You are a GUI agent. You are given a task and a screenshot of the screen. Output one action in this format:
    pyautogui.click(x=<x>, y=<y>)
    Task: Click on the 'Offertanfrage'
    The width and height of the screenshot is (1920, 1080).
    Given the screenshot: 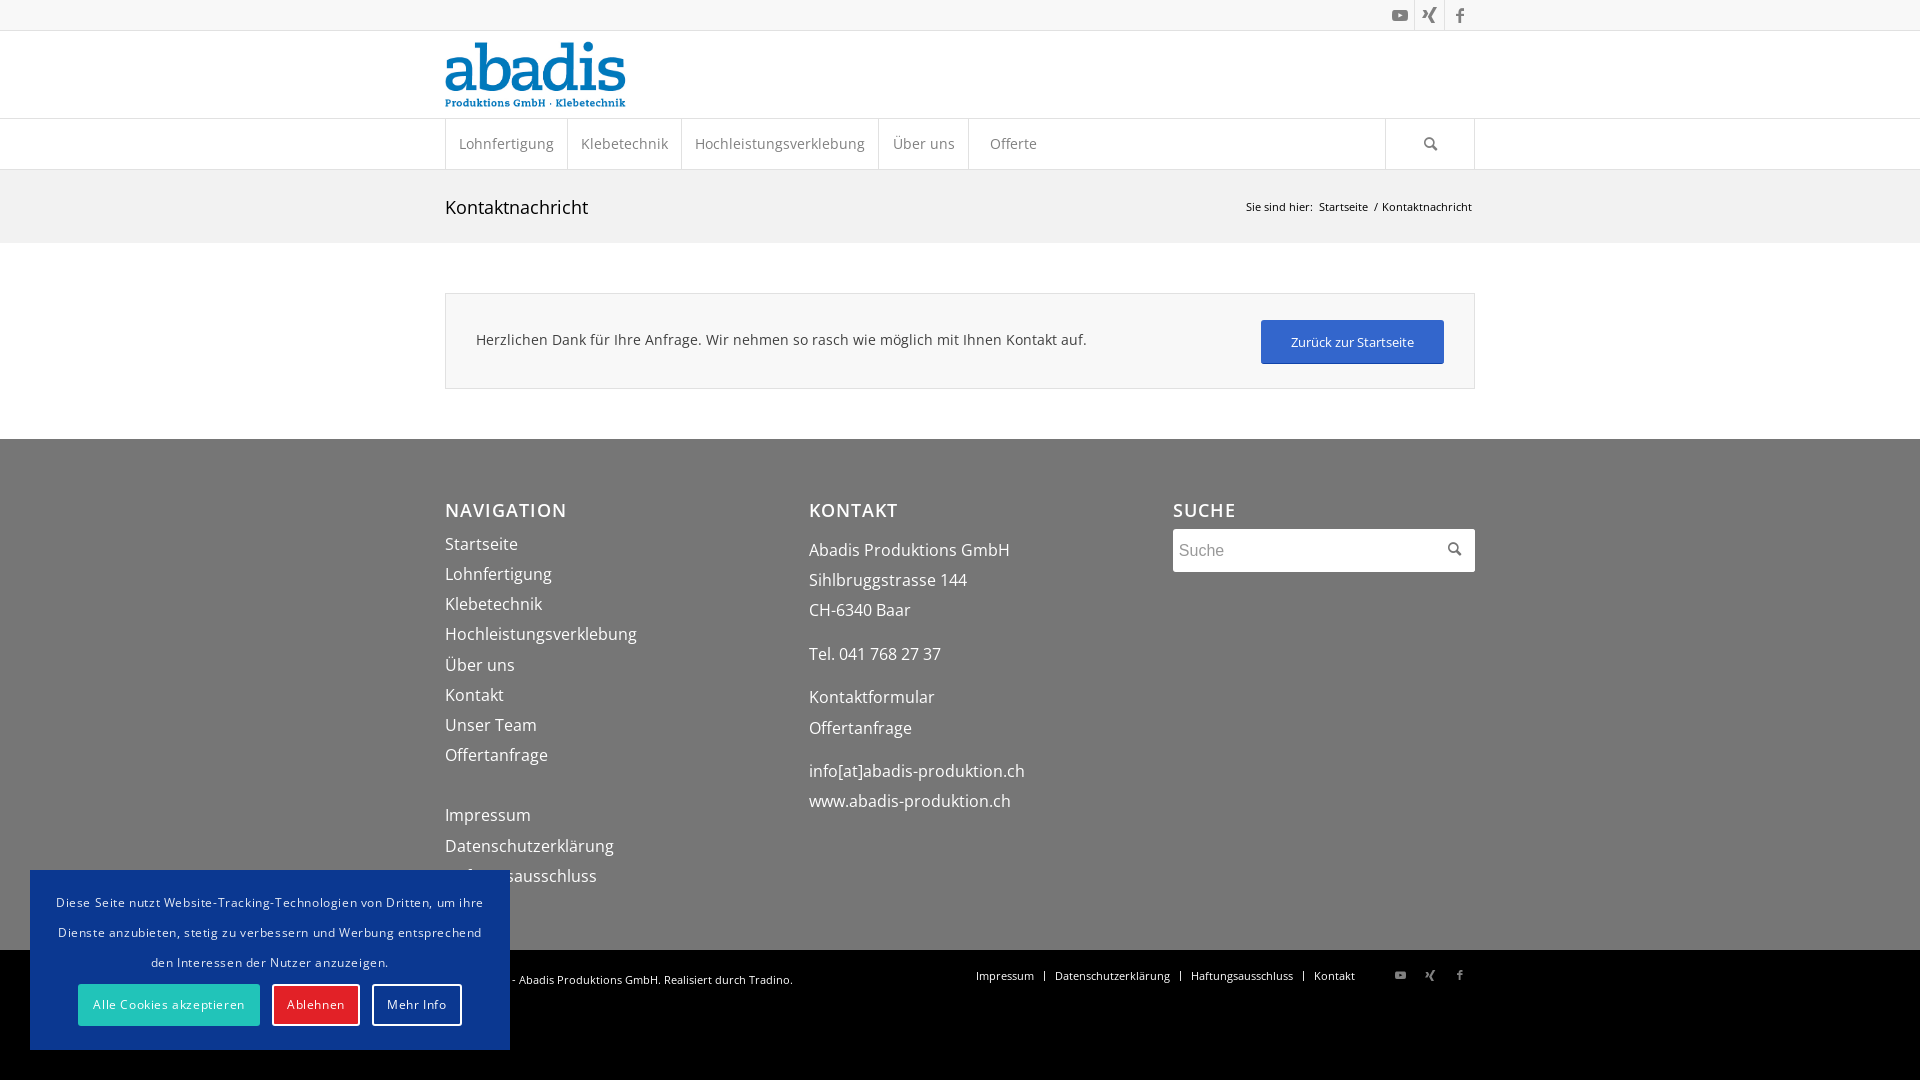 What is the action you would take?
    pyautogui.click(x=496, y=755)
    